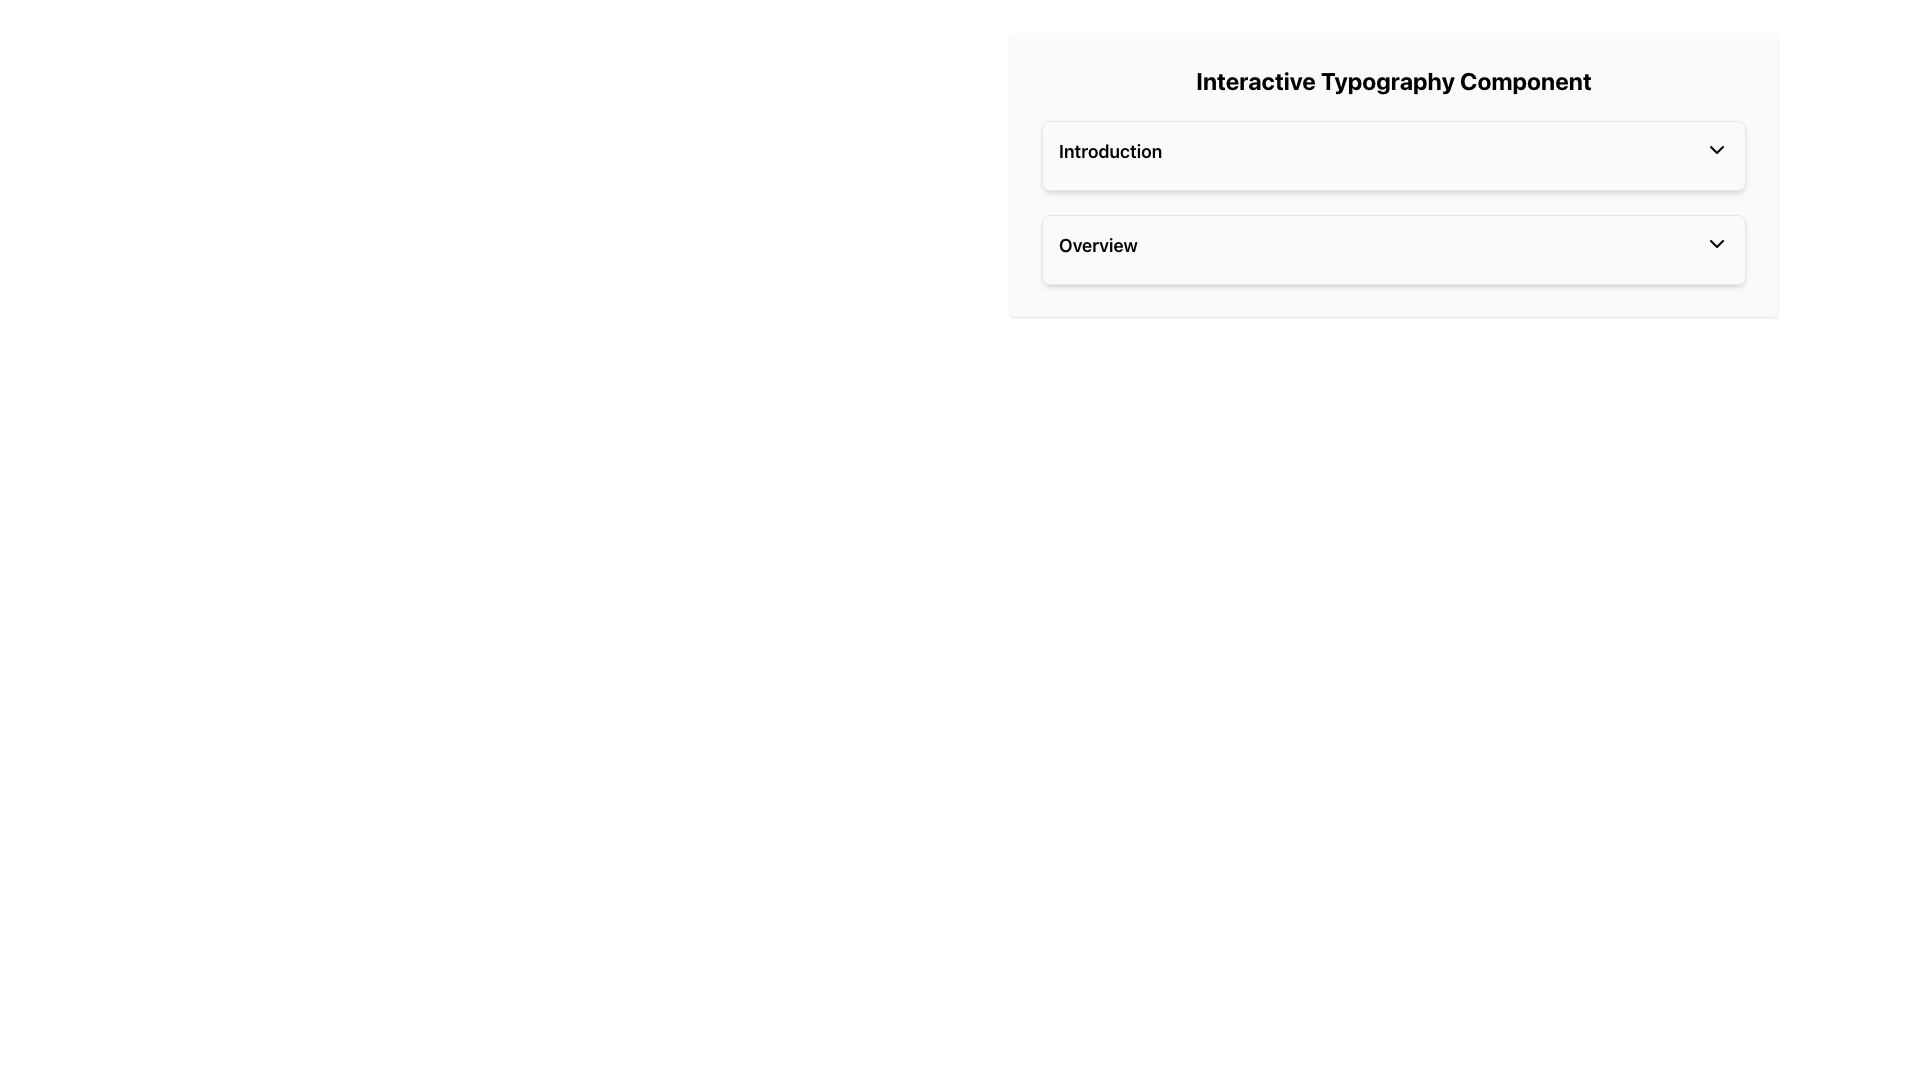  I want to click on the chevron down icon located at the far right of the 'Introduction' section header, so click(1716, 149).